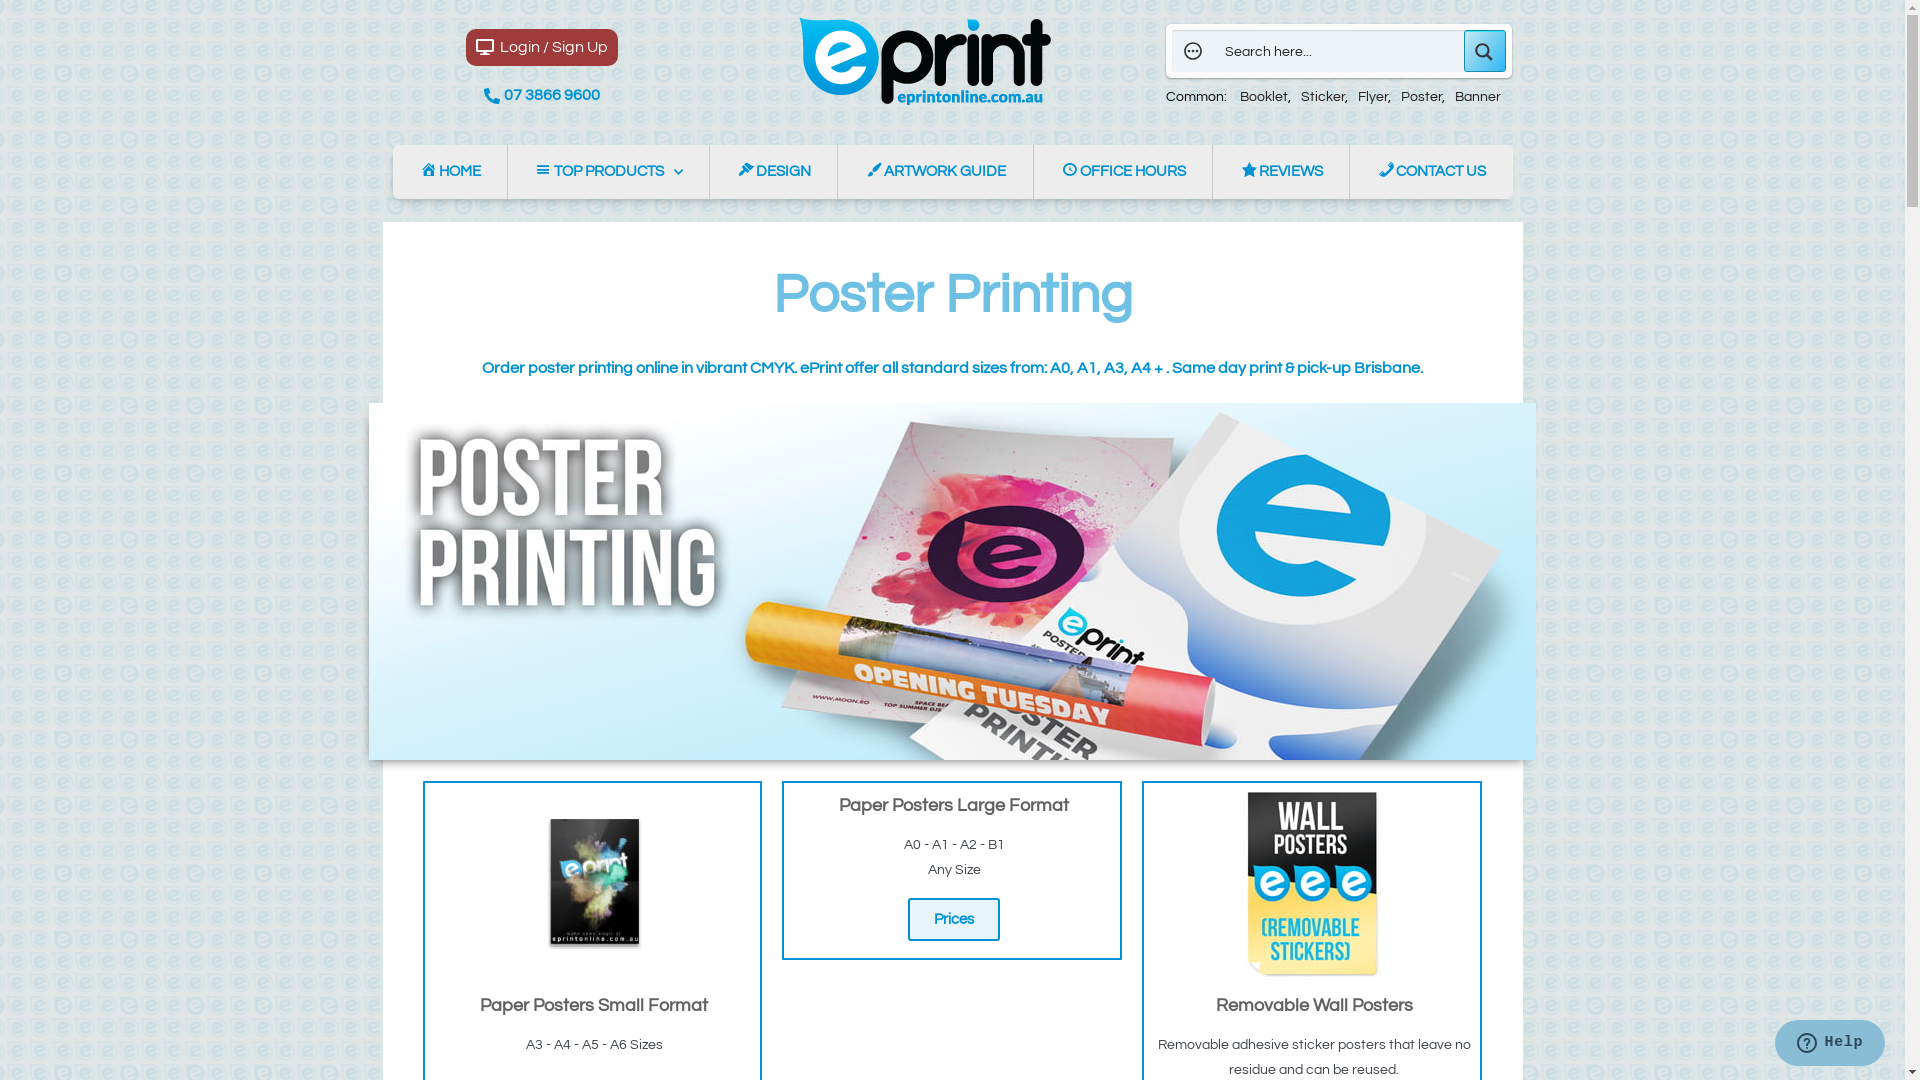 This screenshot has height=1080, width=1920. I want to click on 'DESIGN', so click(772, 171).